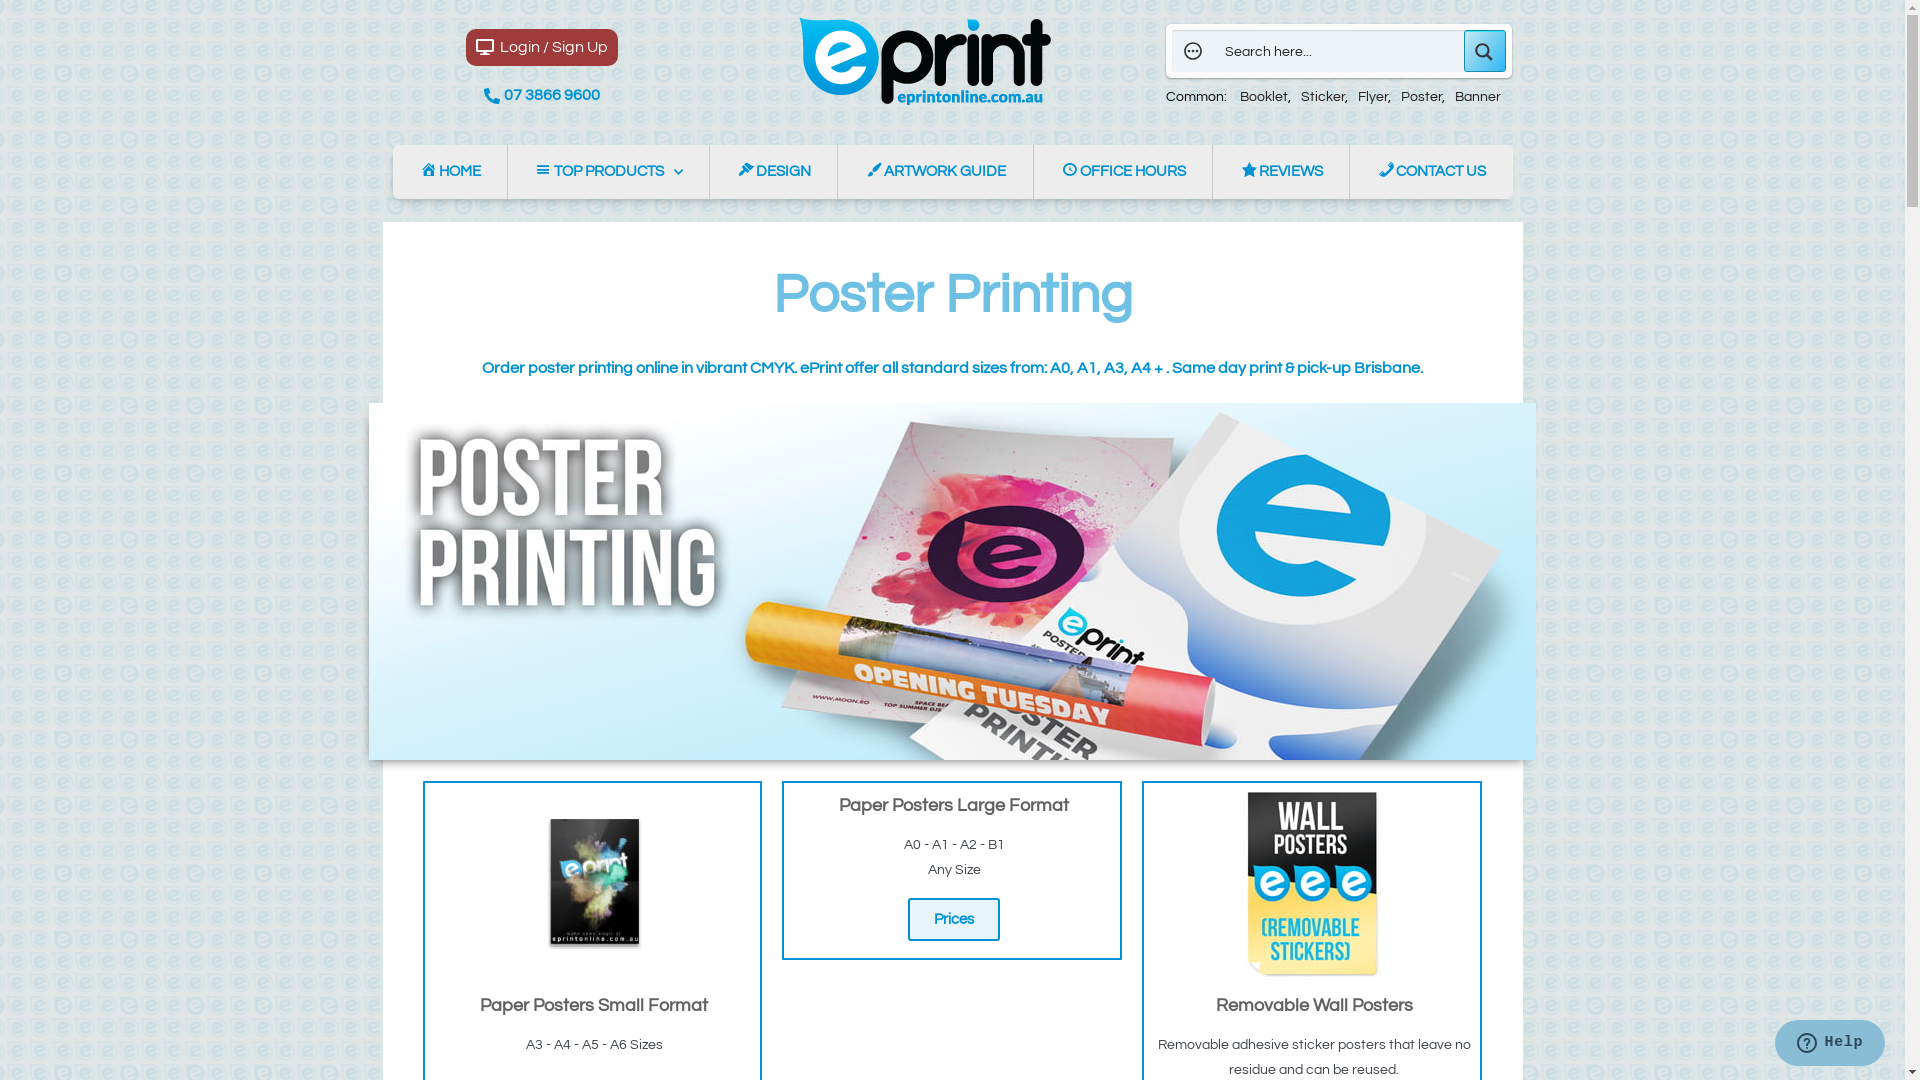 This screenshot has height=1080, width=1920. I want to click on 'DESIGN', so click(772, 171).